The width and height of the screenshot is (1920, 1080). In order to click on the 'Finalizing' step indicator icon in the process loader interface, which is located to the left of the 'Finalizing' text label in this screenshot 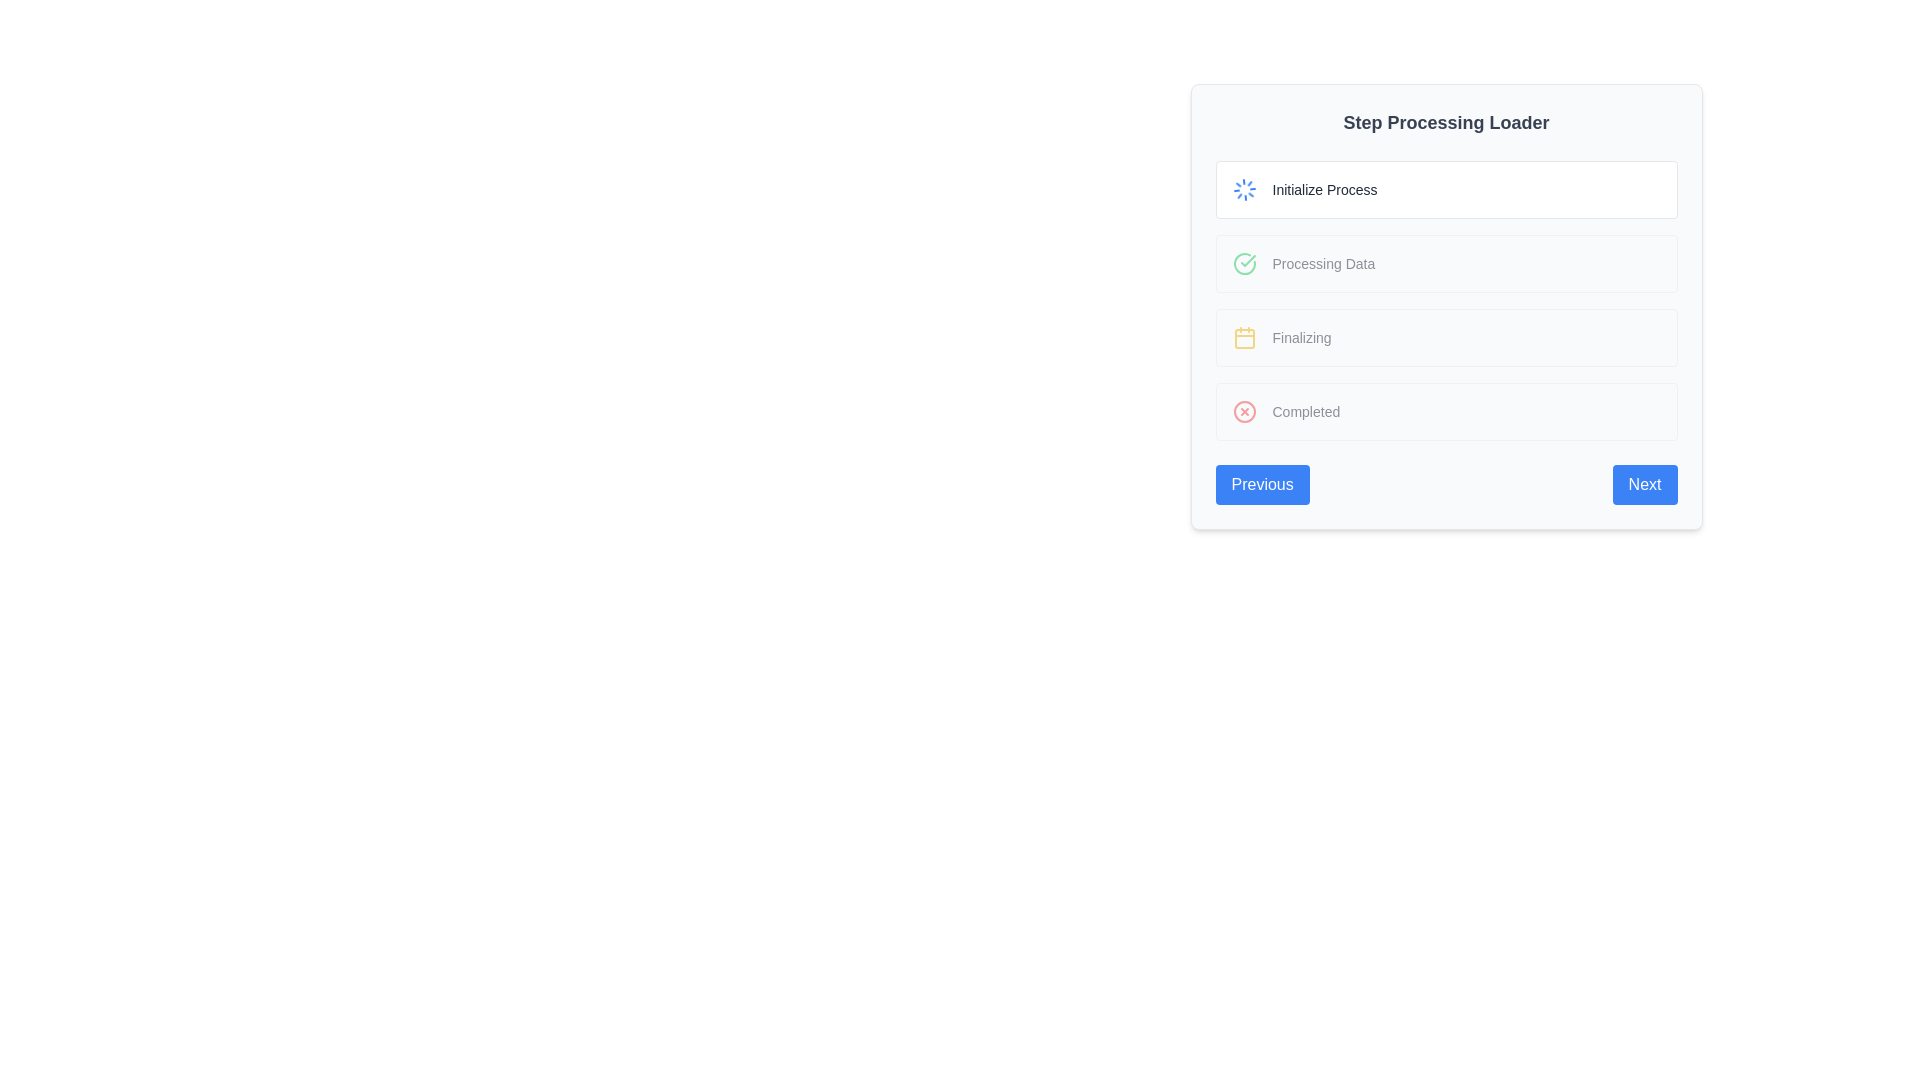, I will do `click(1243, 337)`.